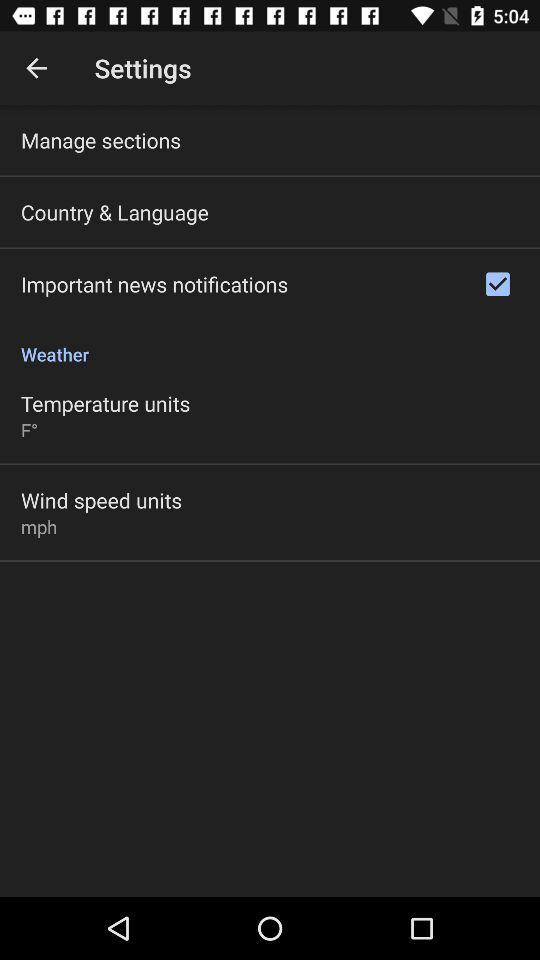 Image resolution: width=540 pixels, height=960 pixels. I want to click on the item above important news notifications, so click(114, 212).